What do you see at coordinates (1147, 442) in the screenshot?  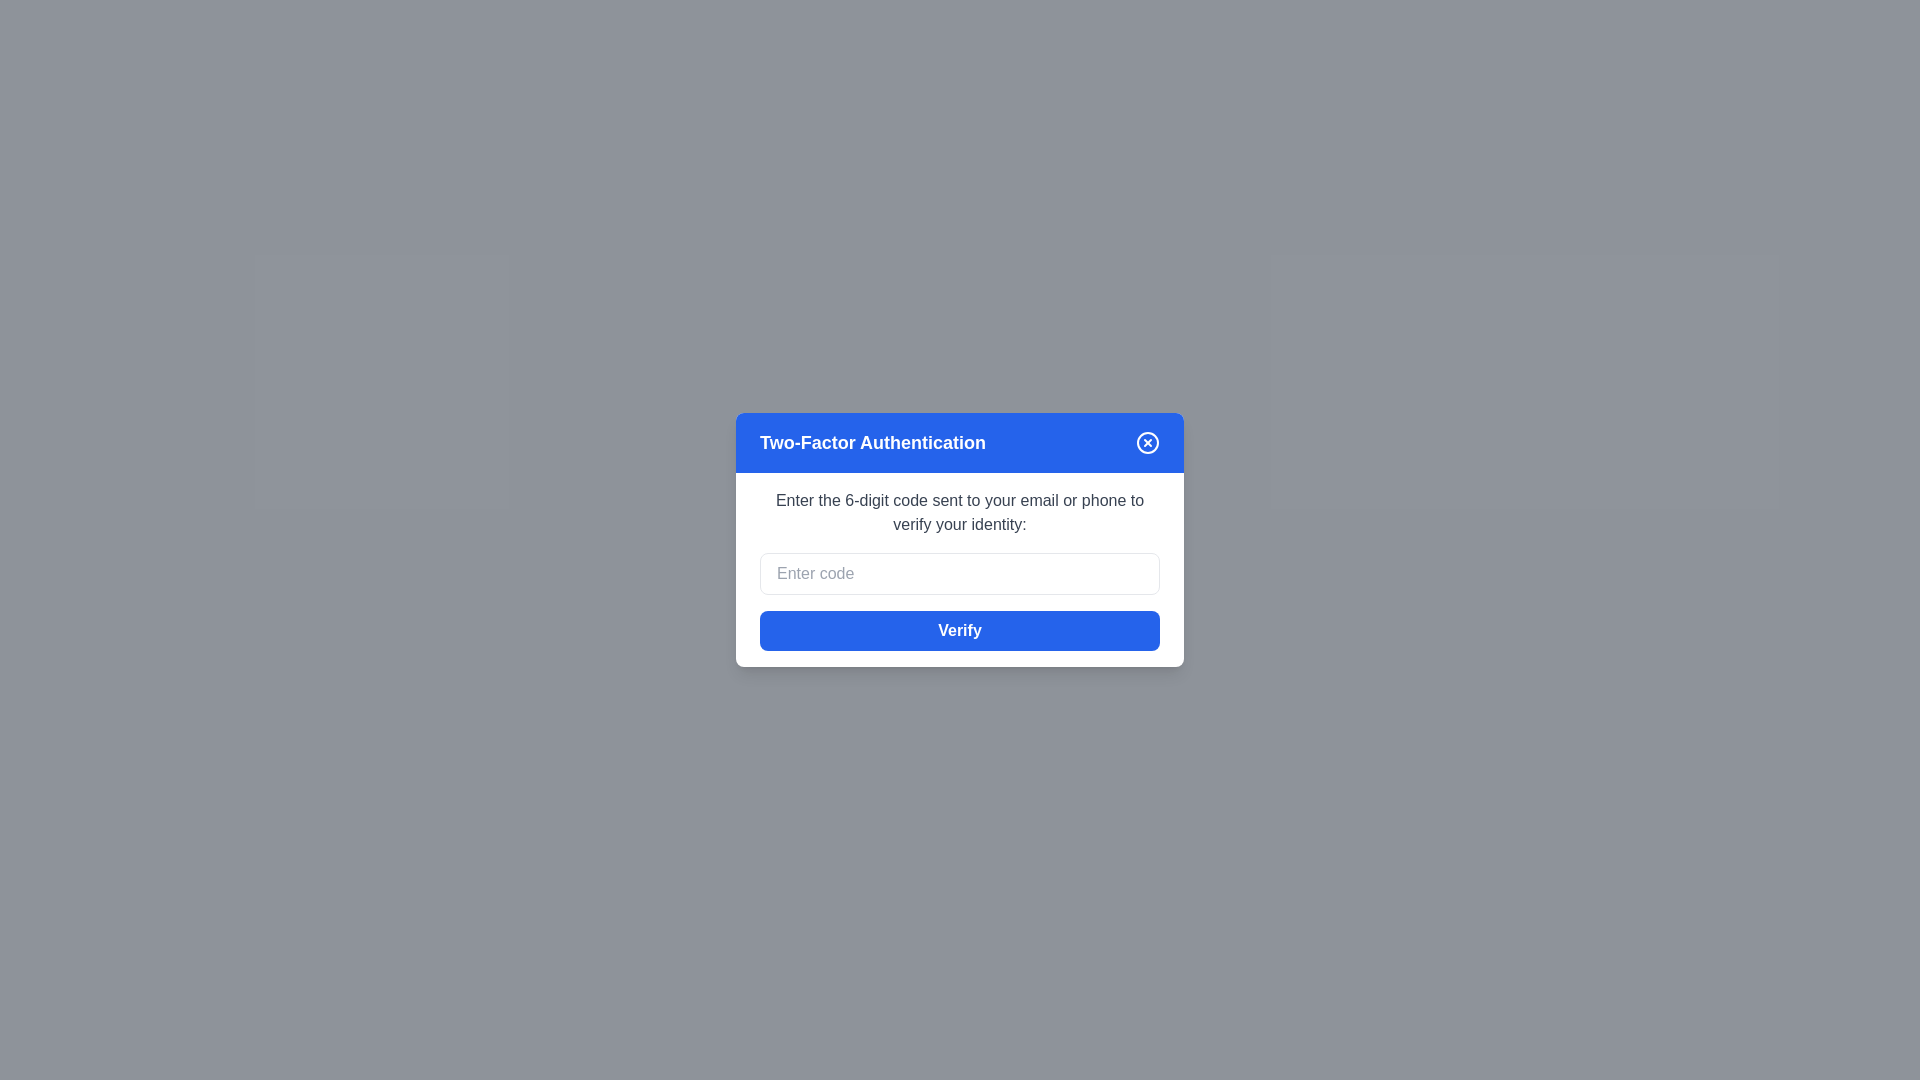 I see `the close icon in the header to dismiss the dialog` at bounding box center [1147, 442].